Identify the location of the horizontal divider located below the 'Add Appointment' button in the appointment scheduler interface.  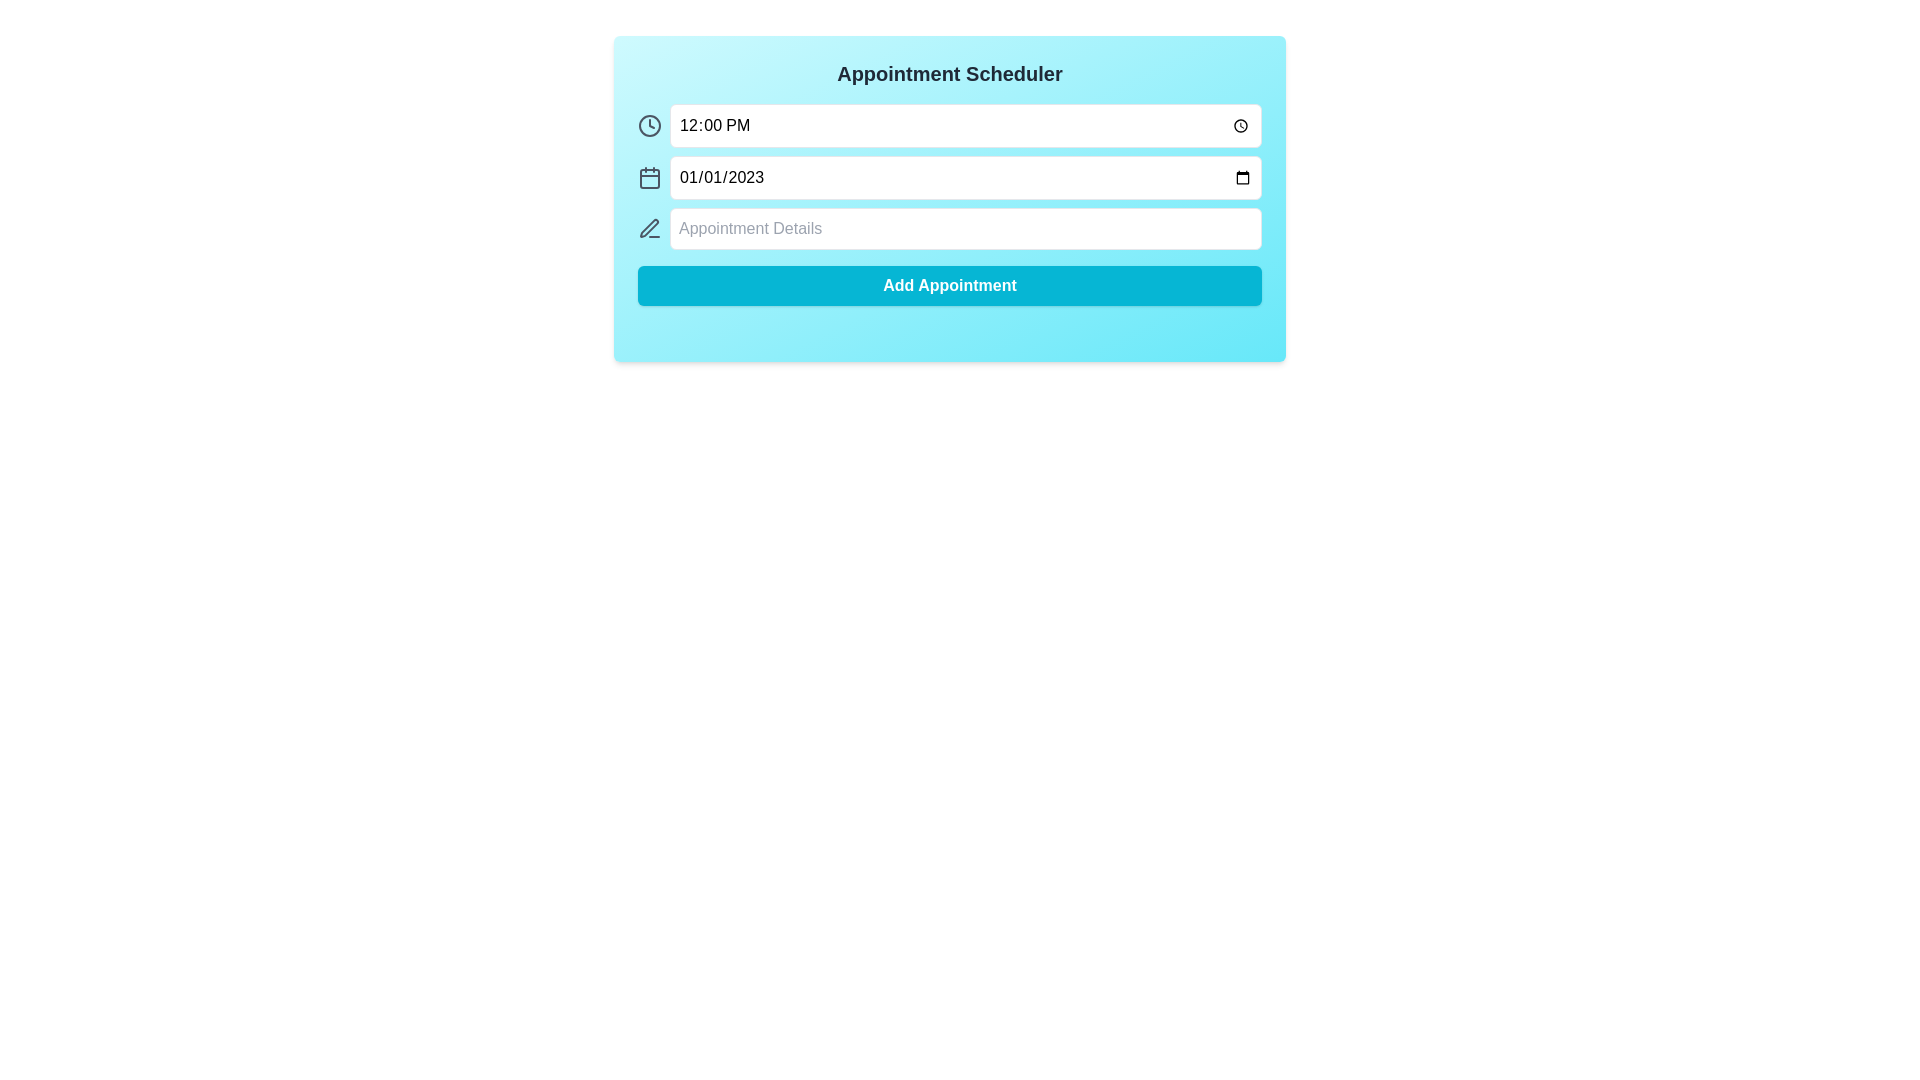
(949, 329).